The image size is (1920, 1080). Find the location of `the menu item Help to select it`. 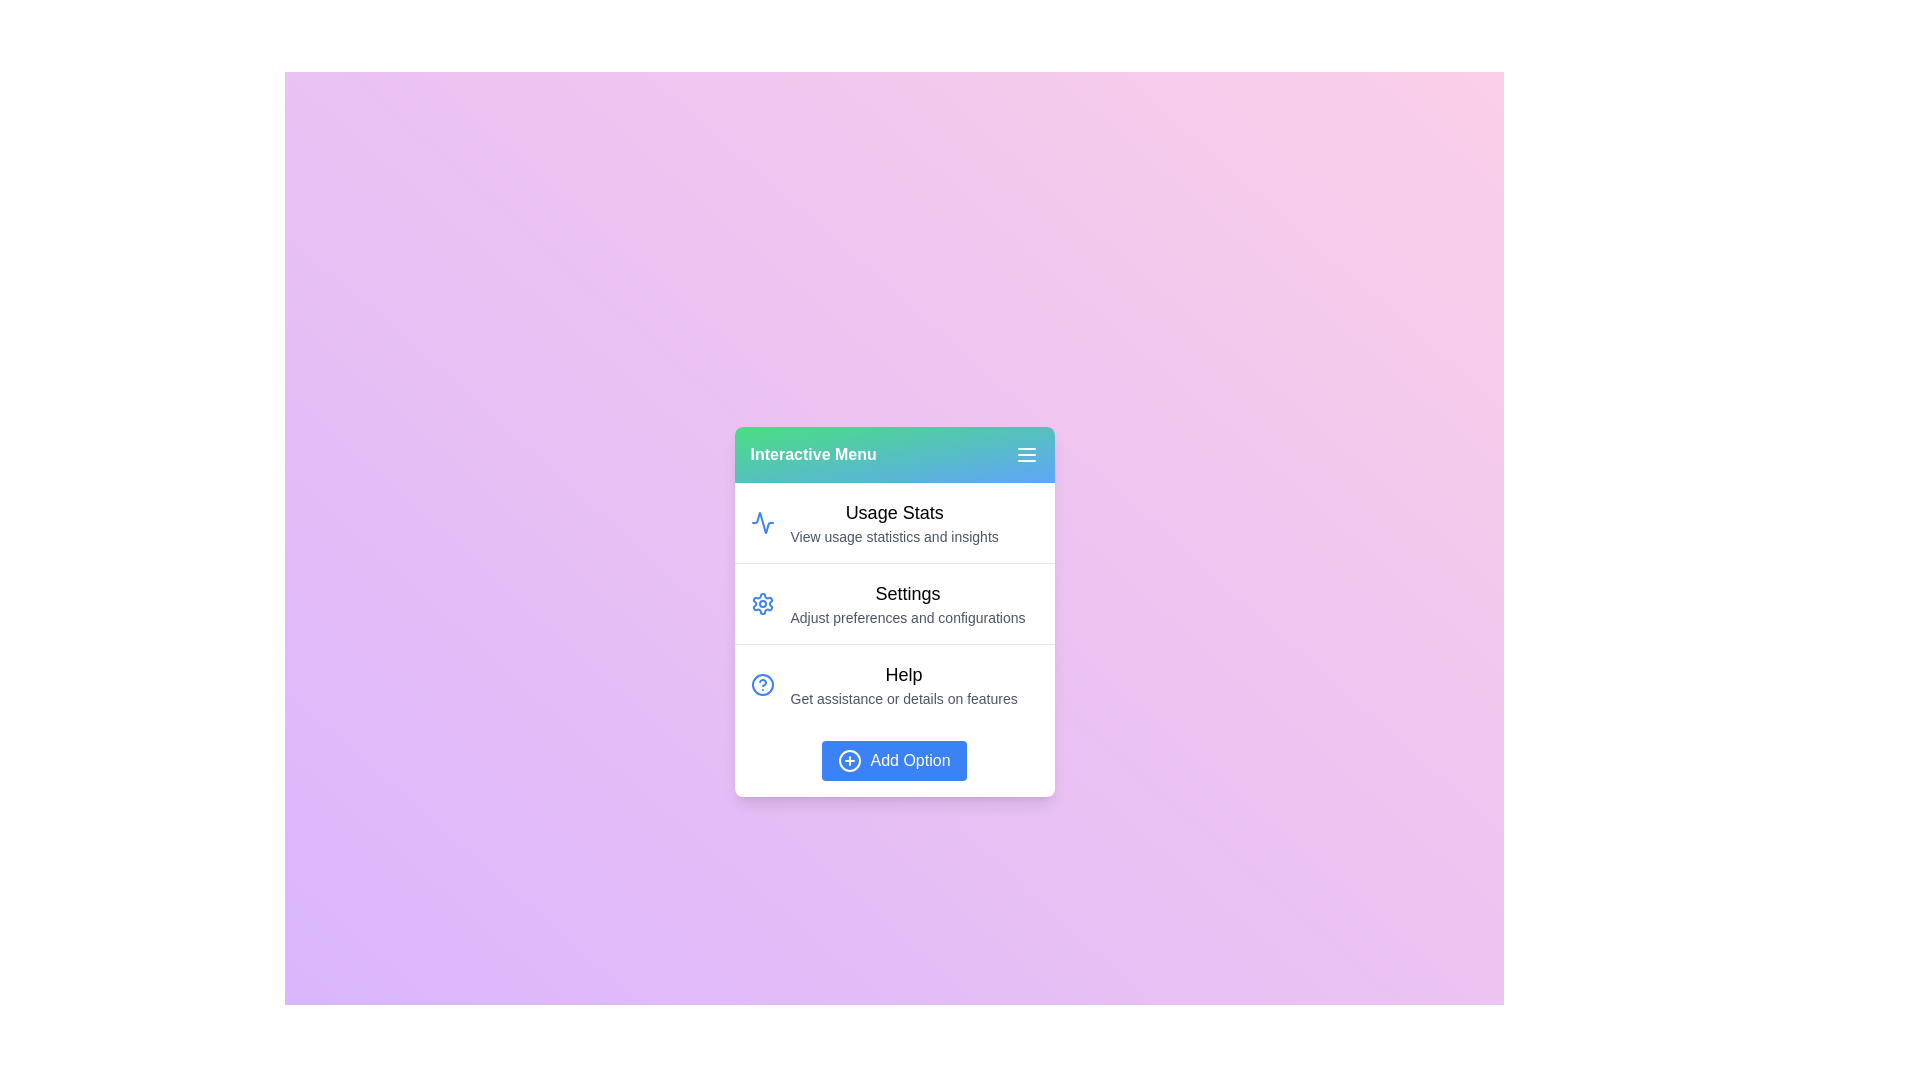

the menu item Help to select it is located at coordinates (893, 684).